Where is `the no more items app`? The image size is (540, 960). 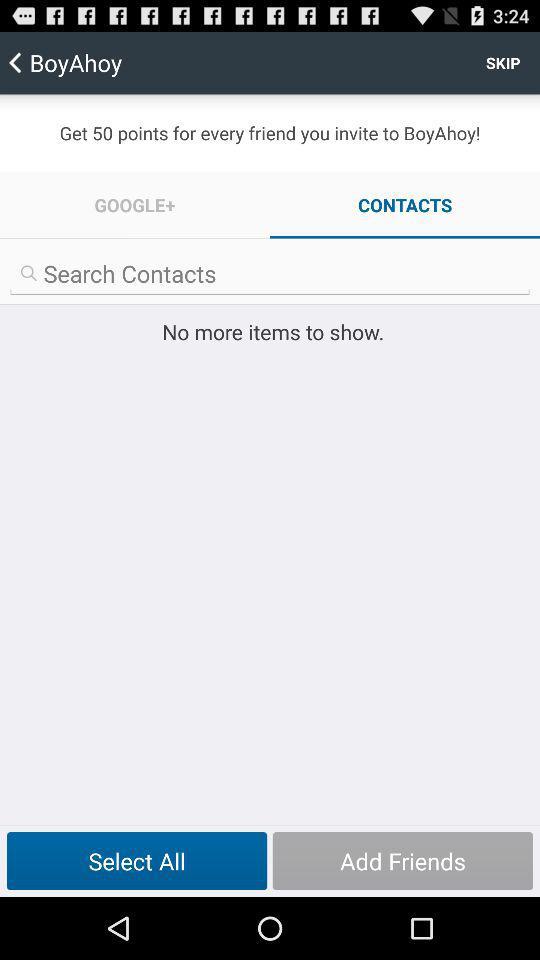 the no more items app is located at coordinates (270, 331).